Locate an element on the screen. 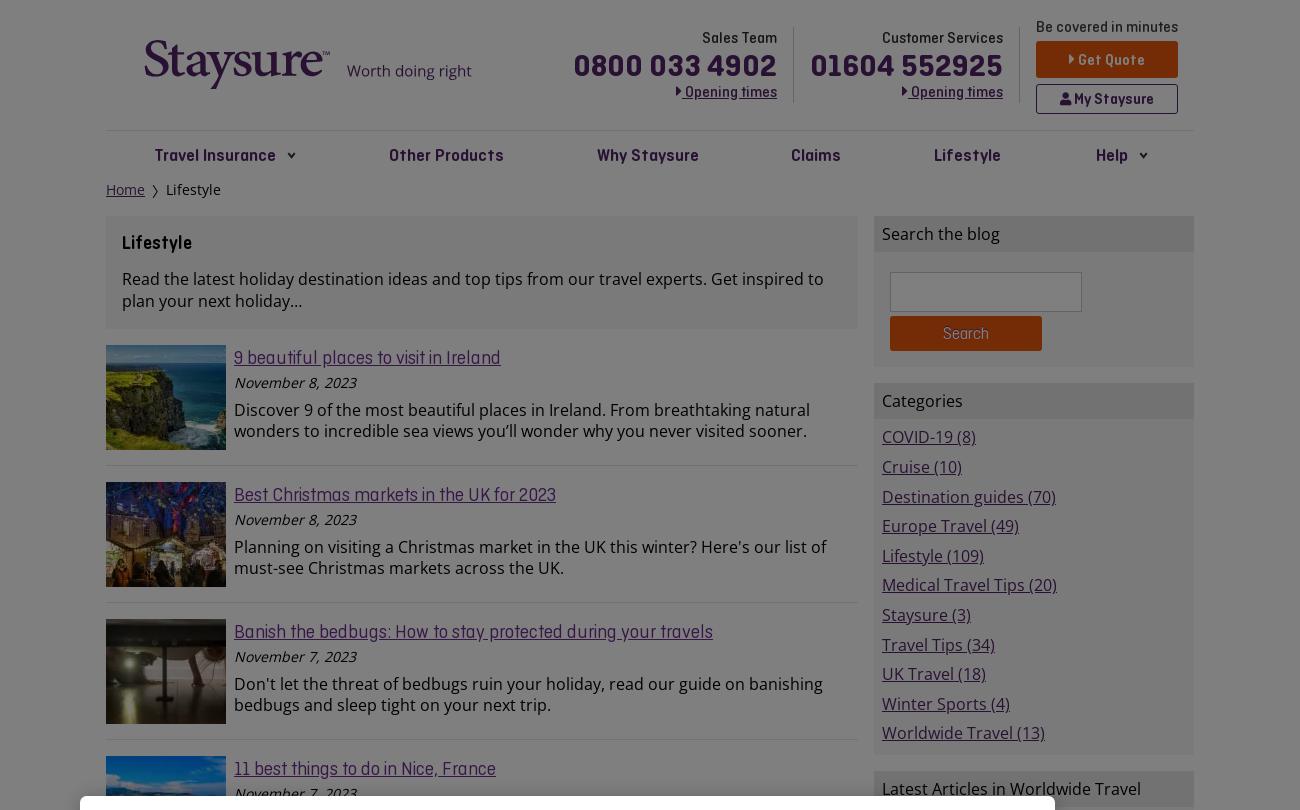  '01604 552925' is located at coordinates (905, 63).